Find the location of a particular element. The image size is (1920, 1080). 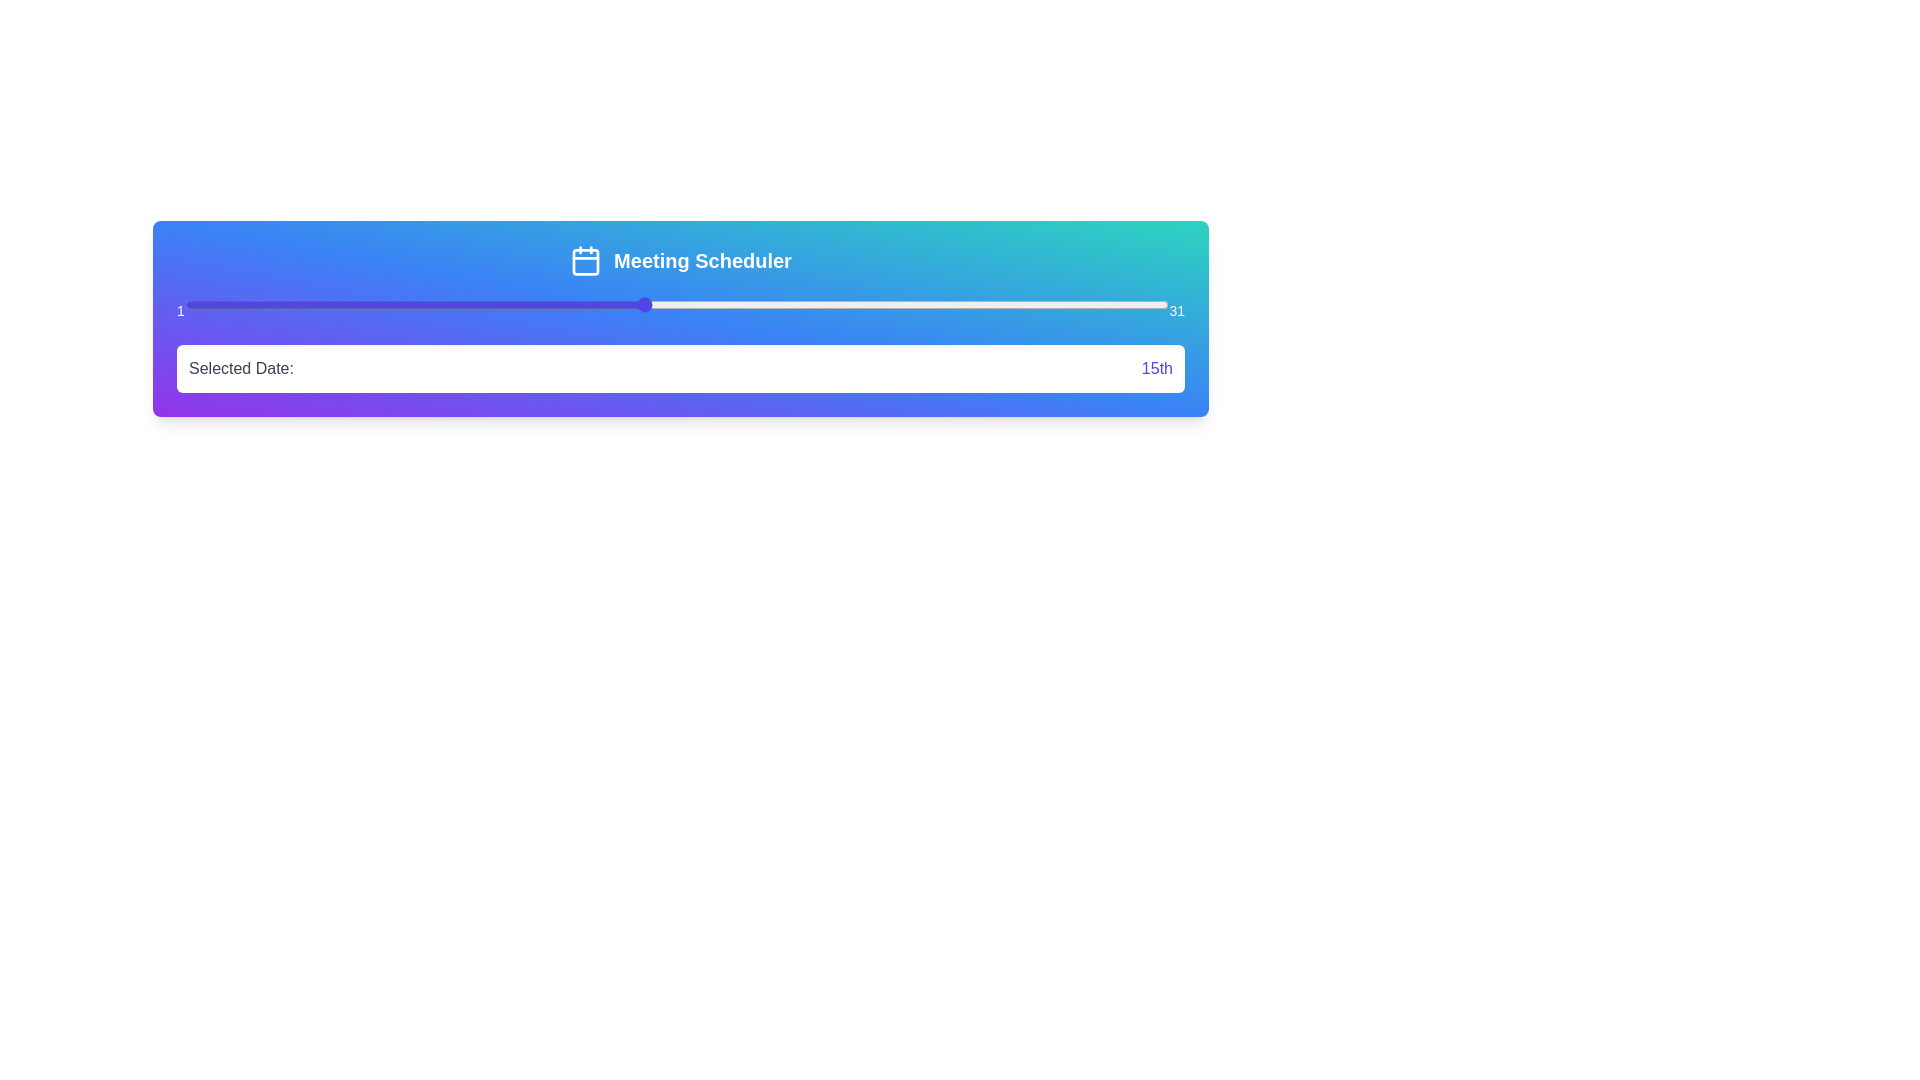

the date is located at coordinates (808, 304).